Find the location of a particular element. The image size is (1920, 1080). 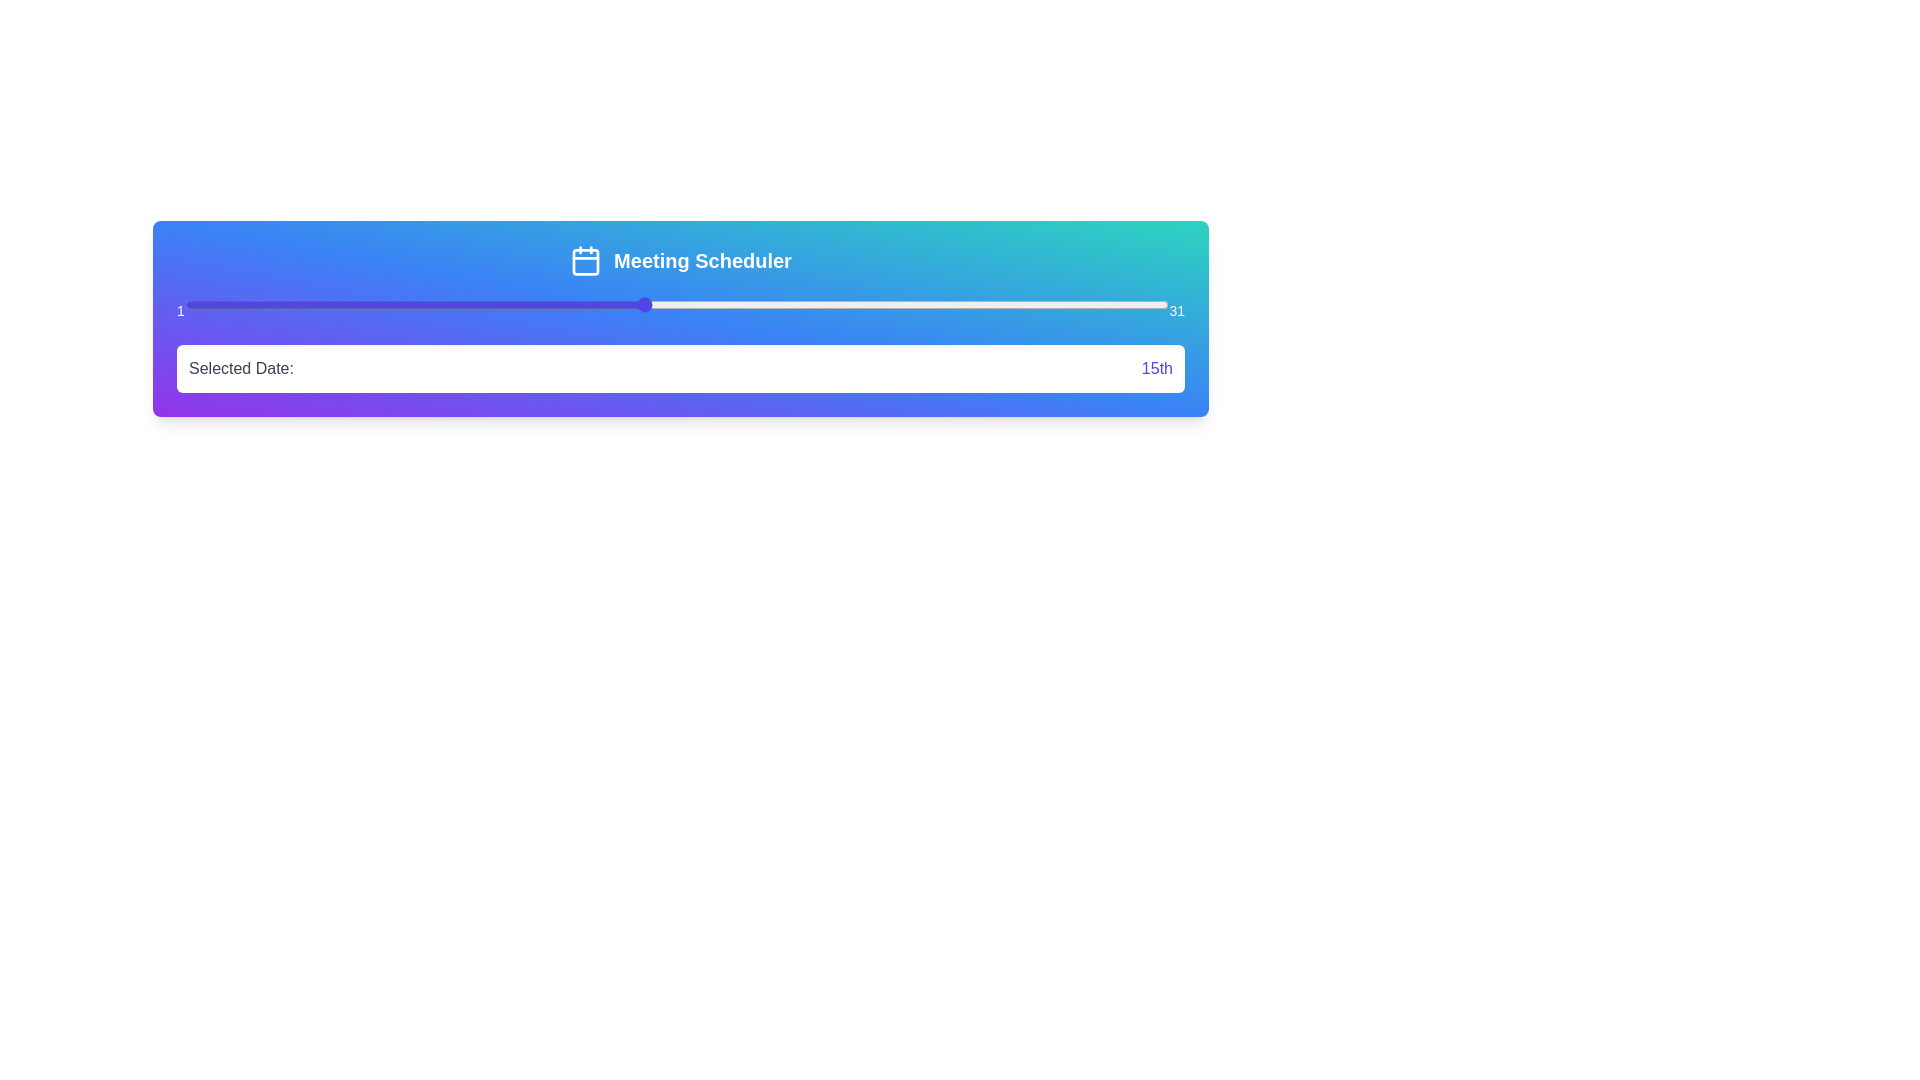

the date is located at coordinates (808, 304).